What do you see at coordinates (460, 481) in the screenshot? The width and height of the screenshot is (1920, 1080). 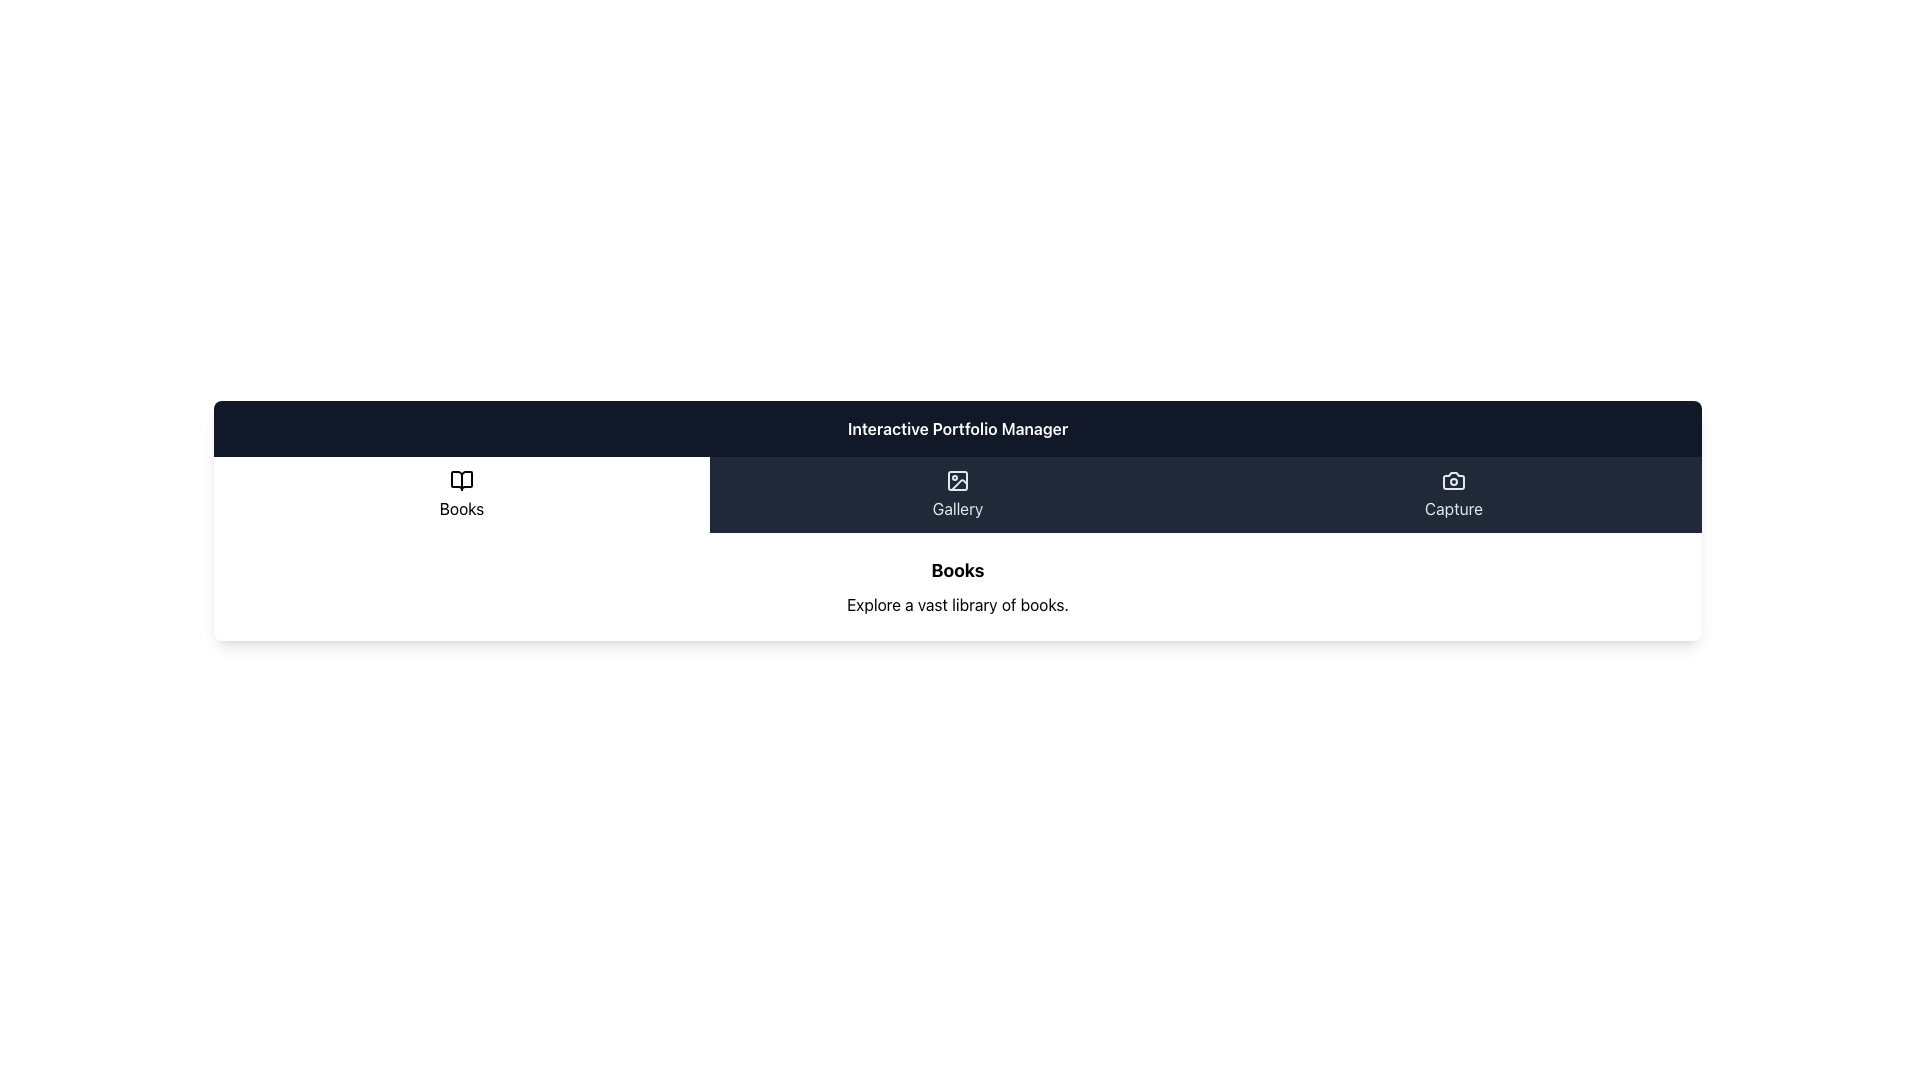 I see `the open book icon located above the 'Books' label` at bounding box center [460, 481].